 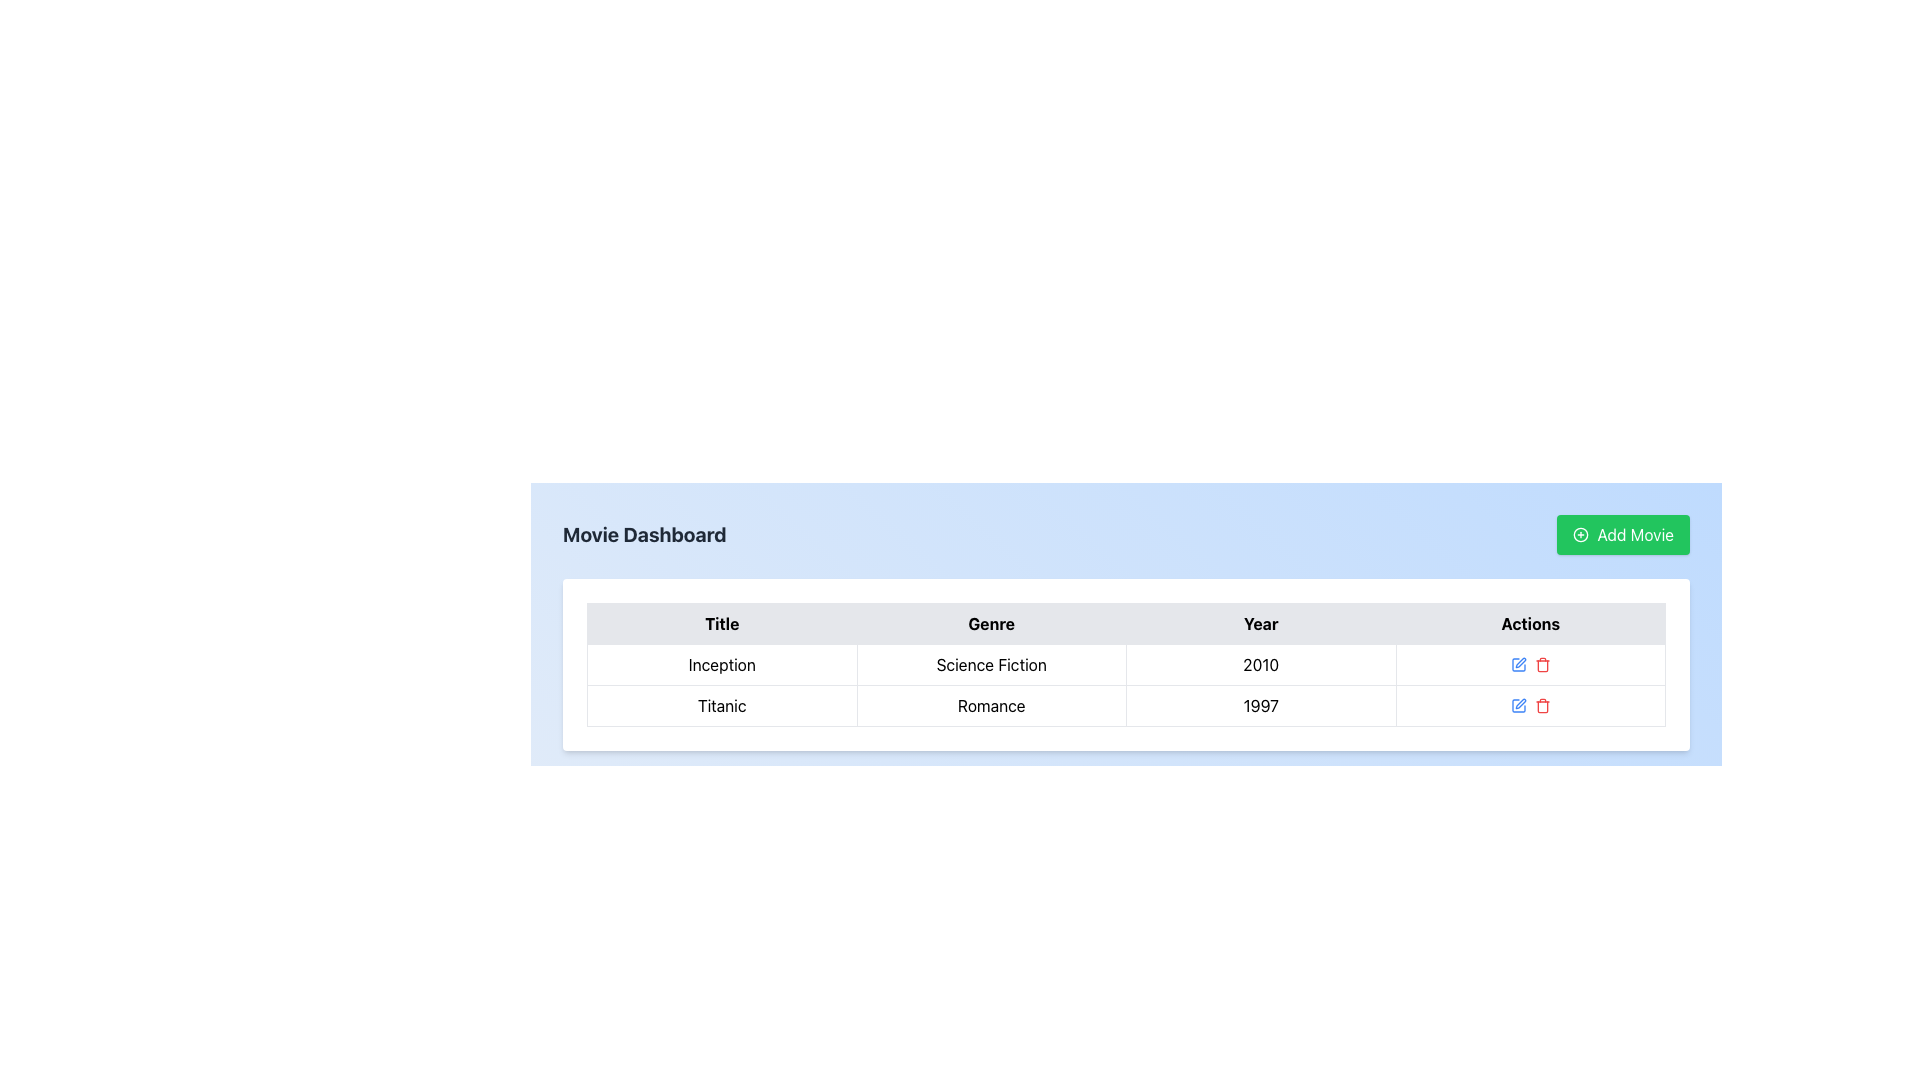 I want to click on the Button Group element in the 'Actions' column for the movie 'Titanic Romance 1997', which contains blue edit and red delete icons, so click(x=1529, y=704).